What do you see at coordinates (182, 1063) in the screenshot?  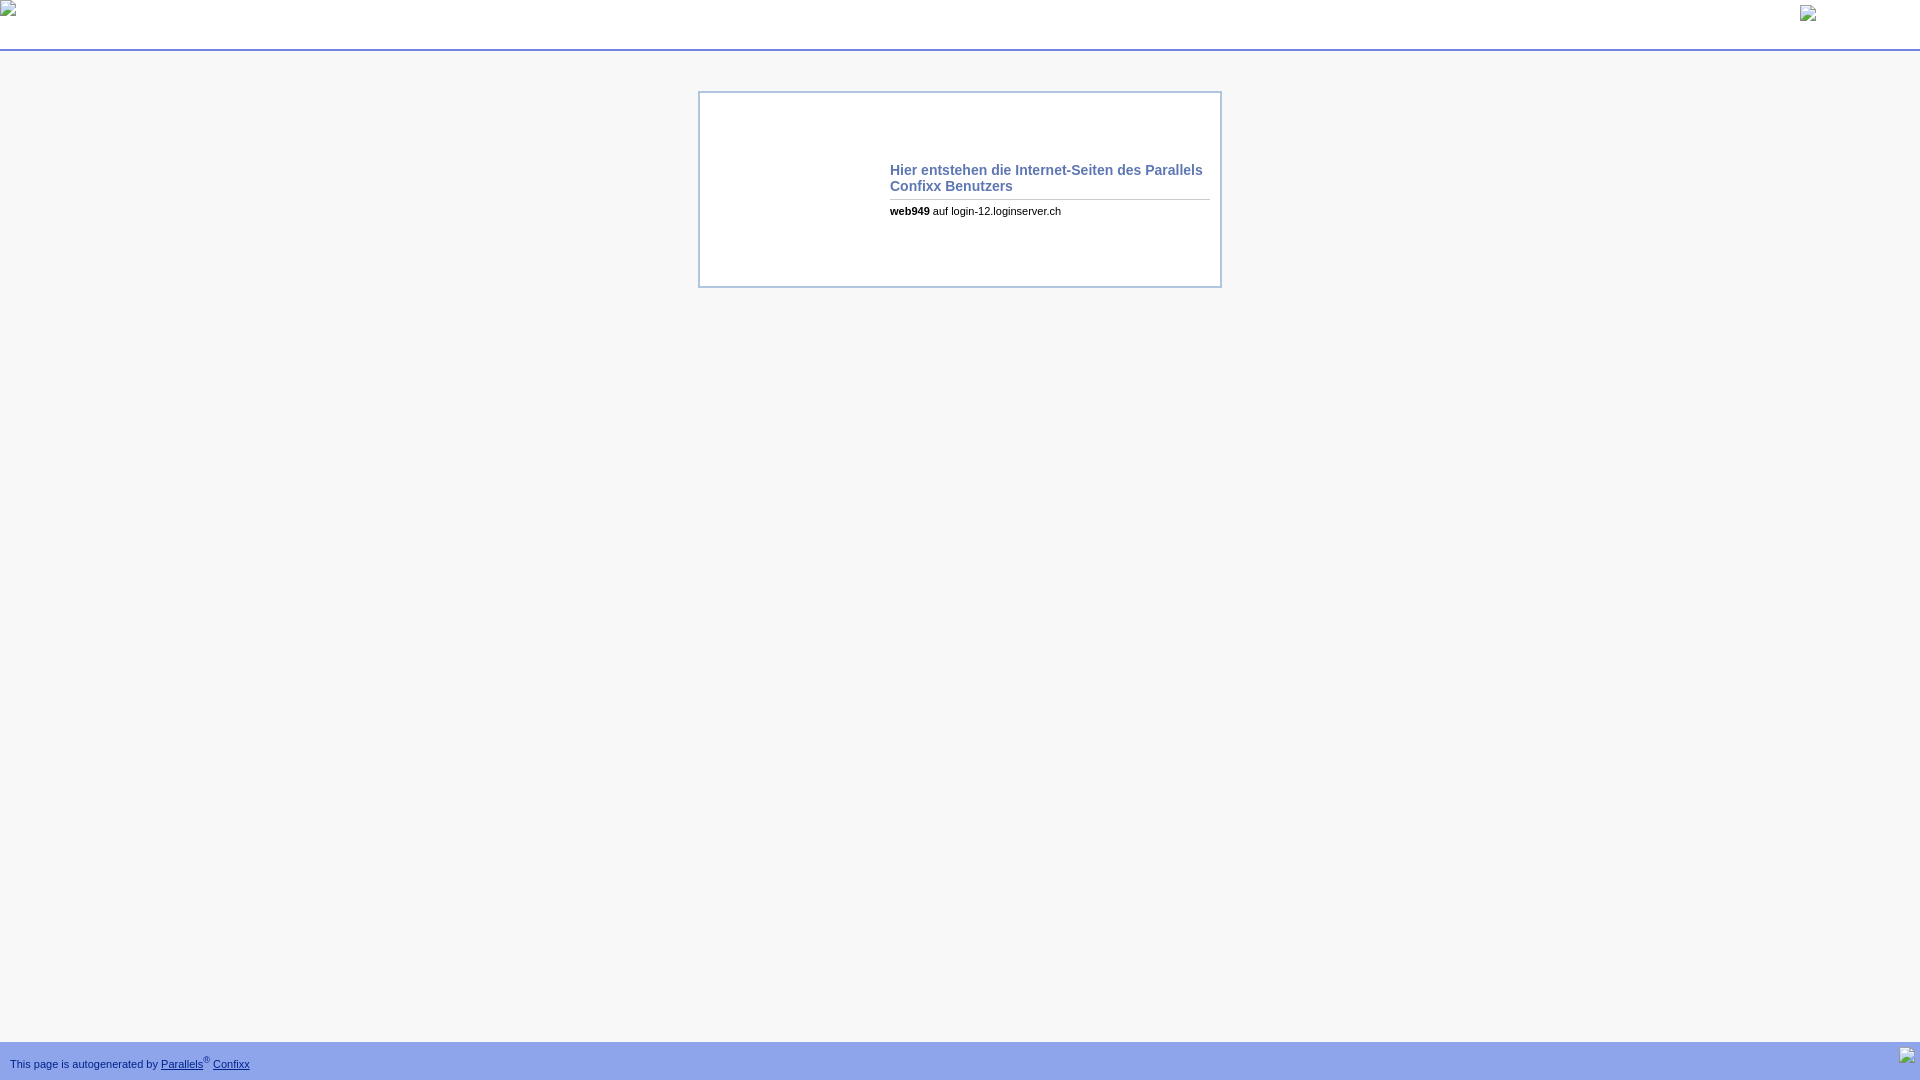 I see `'Parallels'` at bounding box center [182, 1063].